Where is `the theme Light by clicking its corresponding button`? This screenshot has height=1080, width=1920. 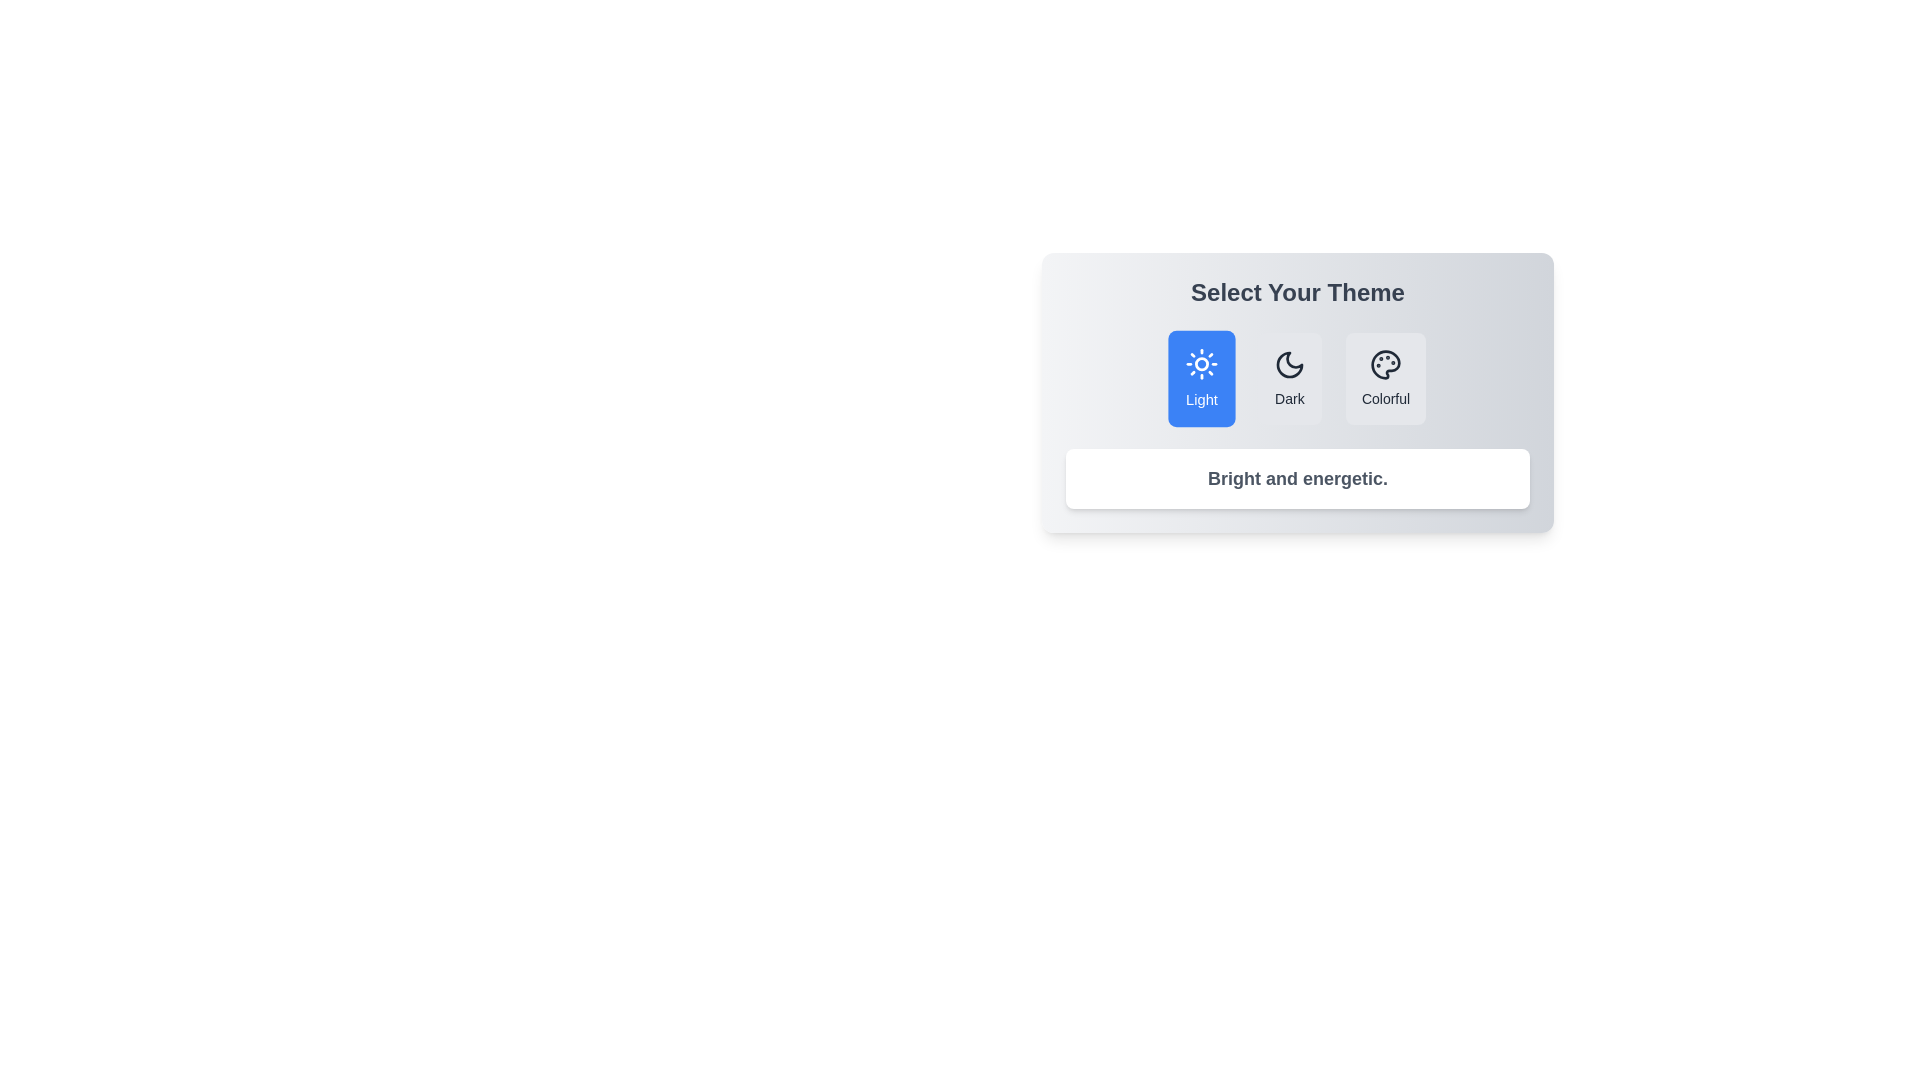 the theme Light by clicking its corresponding button is located at coordinates (1200, 378).